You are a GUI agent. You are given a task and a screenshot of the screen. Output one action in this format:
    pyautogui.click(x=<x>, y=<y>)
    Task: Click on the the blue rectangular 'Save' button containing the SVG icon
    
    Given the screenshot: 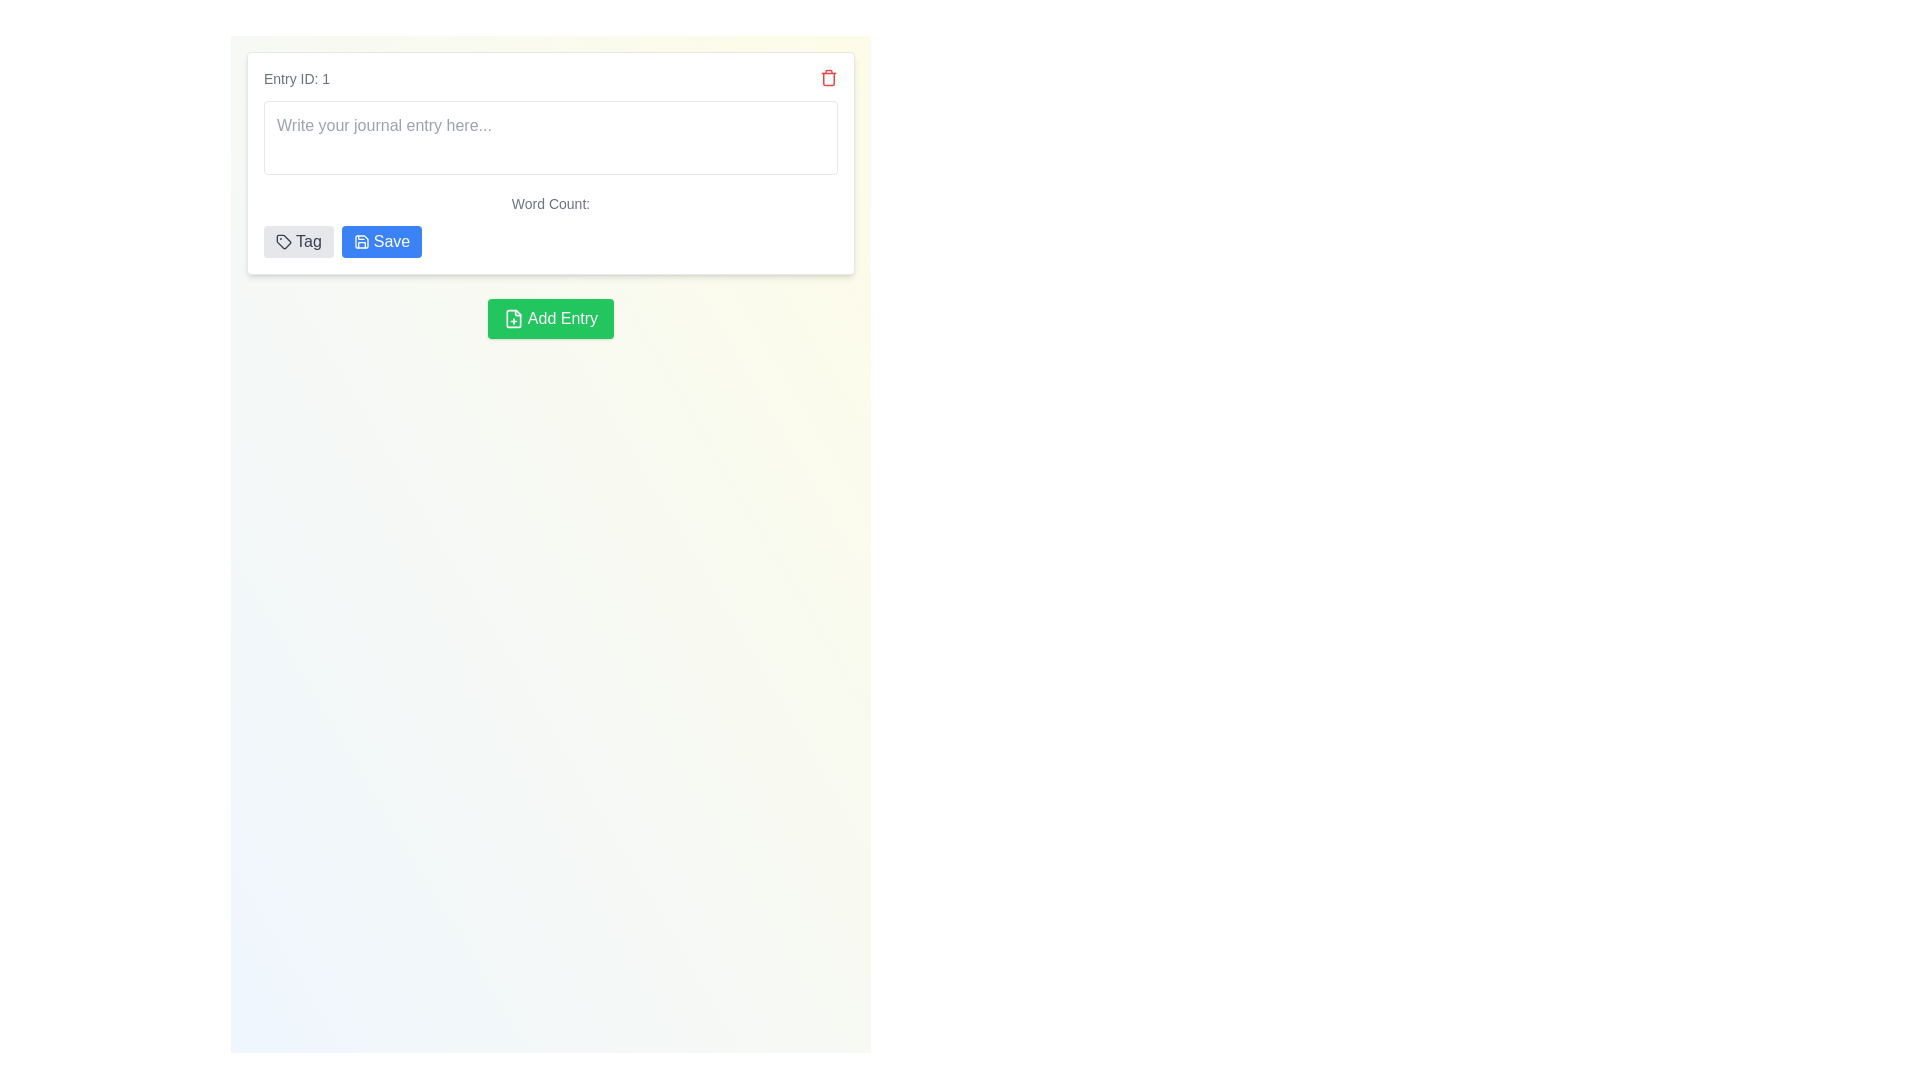 What is the action you would take?
    pyautogui.click(x=361, y=241)
    